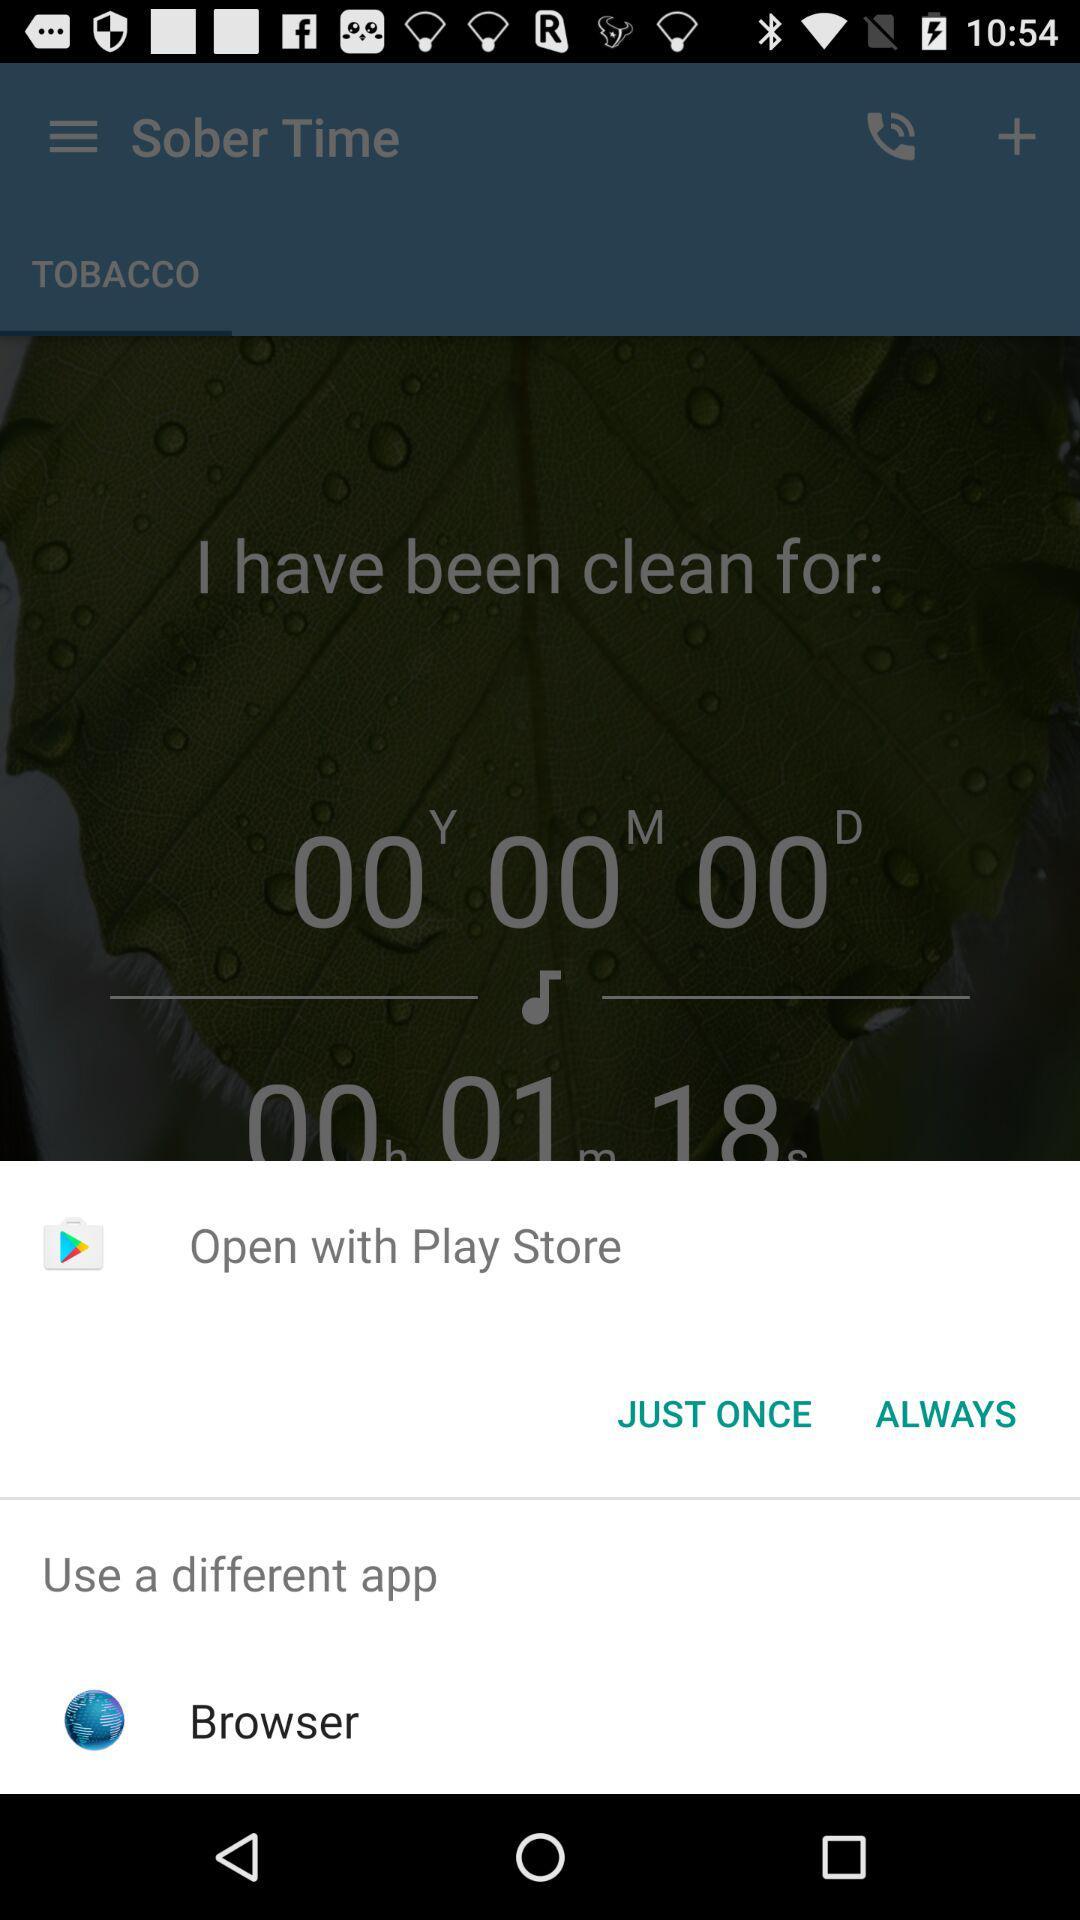 The height and width of the screenshot is (1920, 1080). What do you see at coordinates (274, 1719) in the screenshot?
I see `icon below the use a different app` at bounding box center [274, 1719].